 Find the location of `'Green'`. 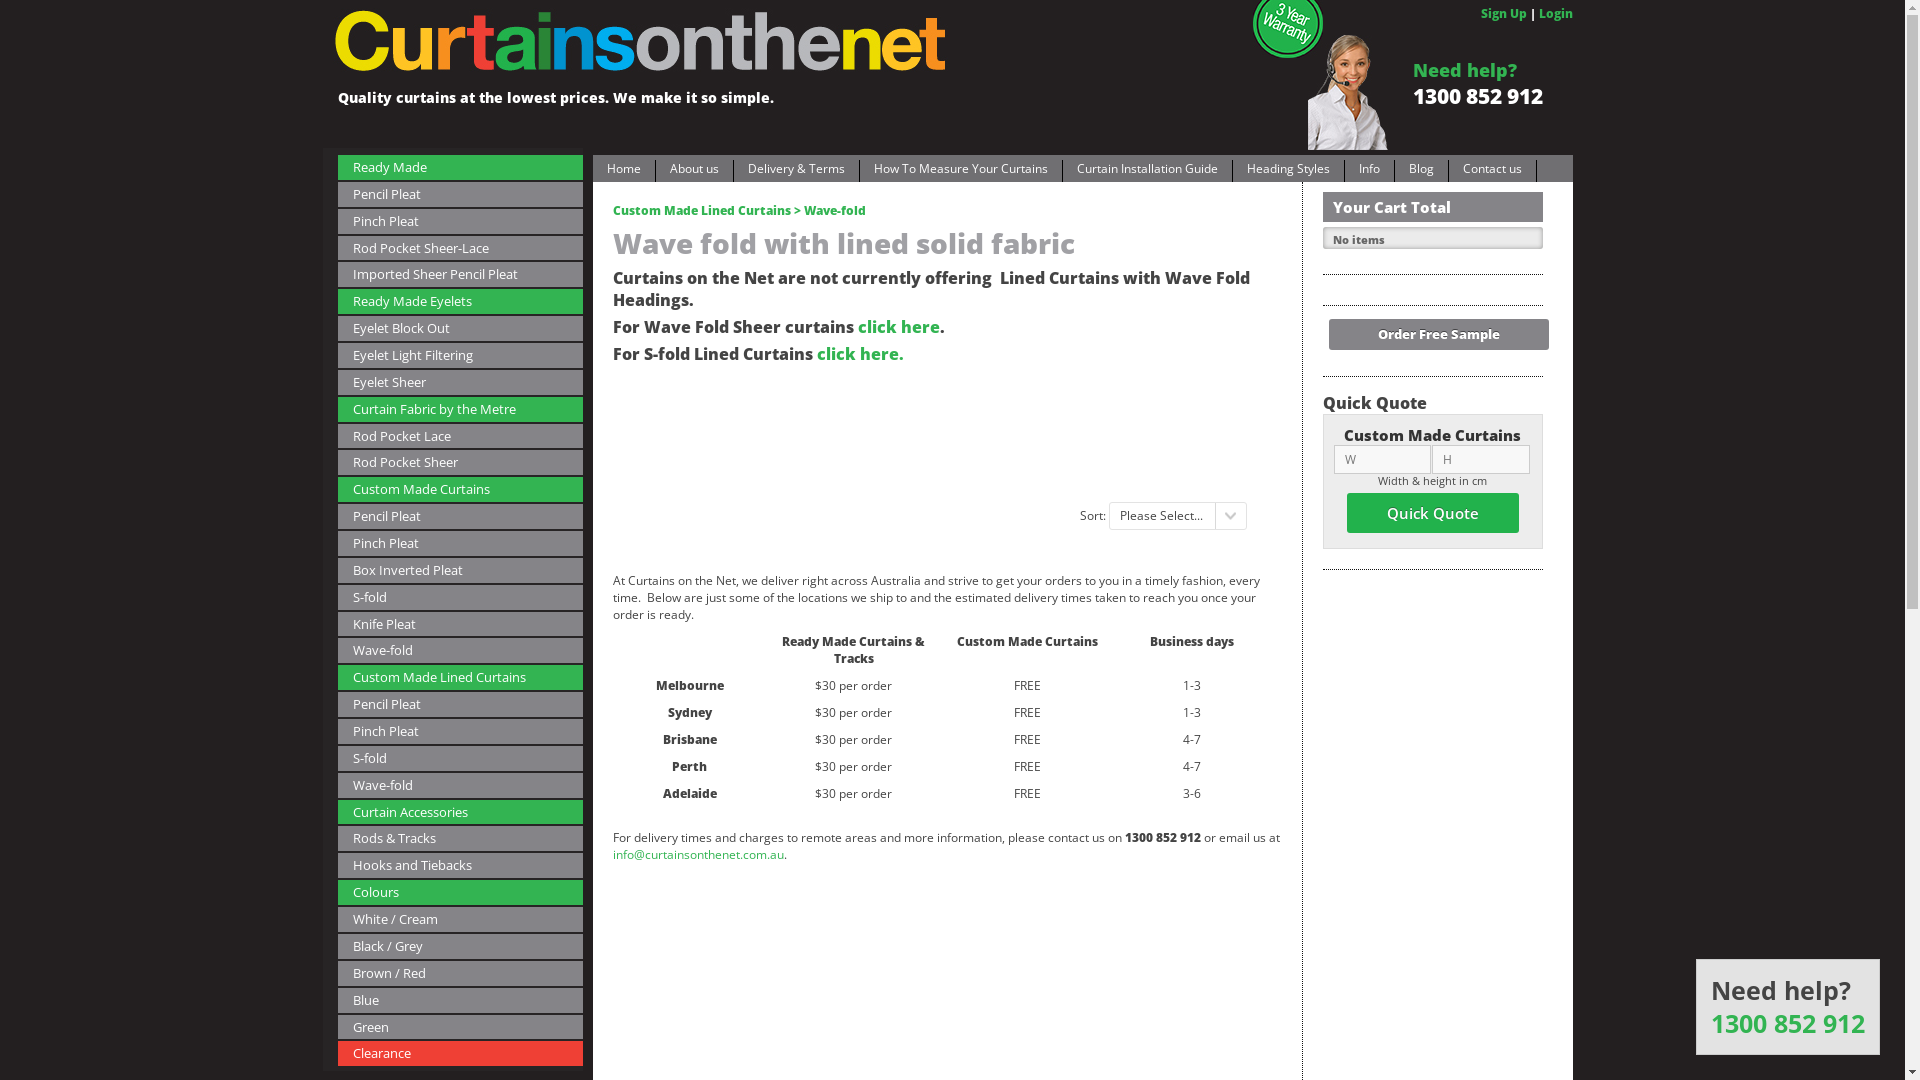

'Green' is located at coordinates (459, 1026).